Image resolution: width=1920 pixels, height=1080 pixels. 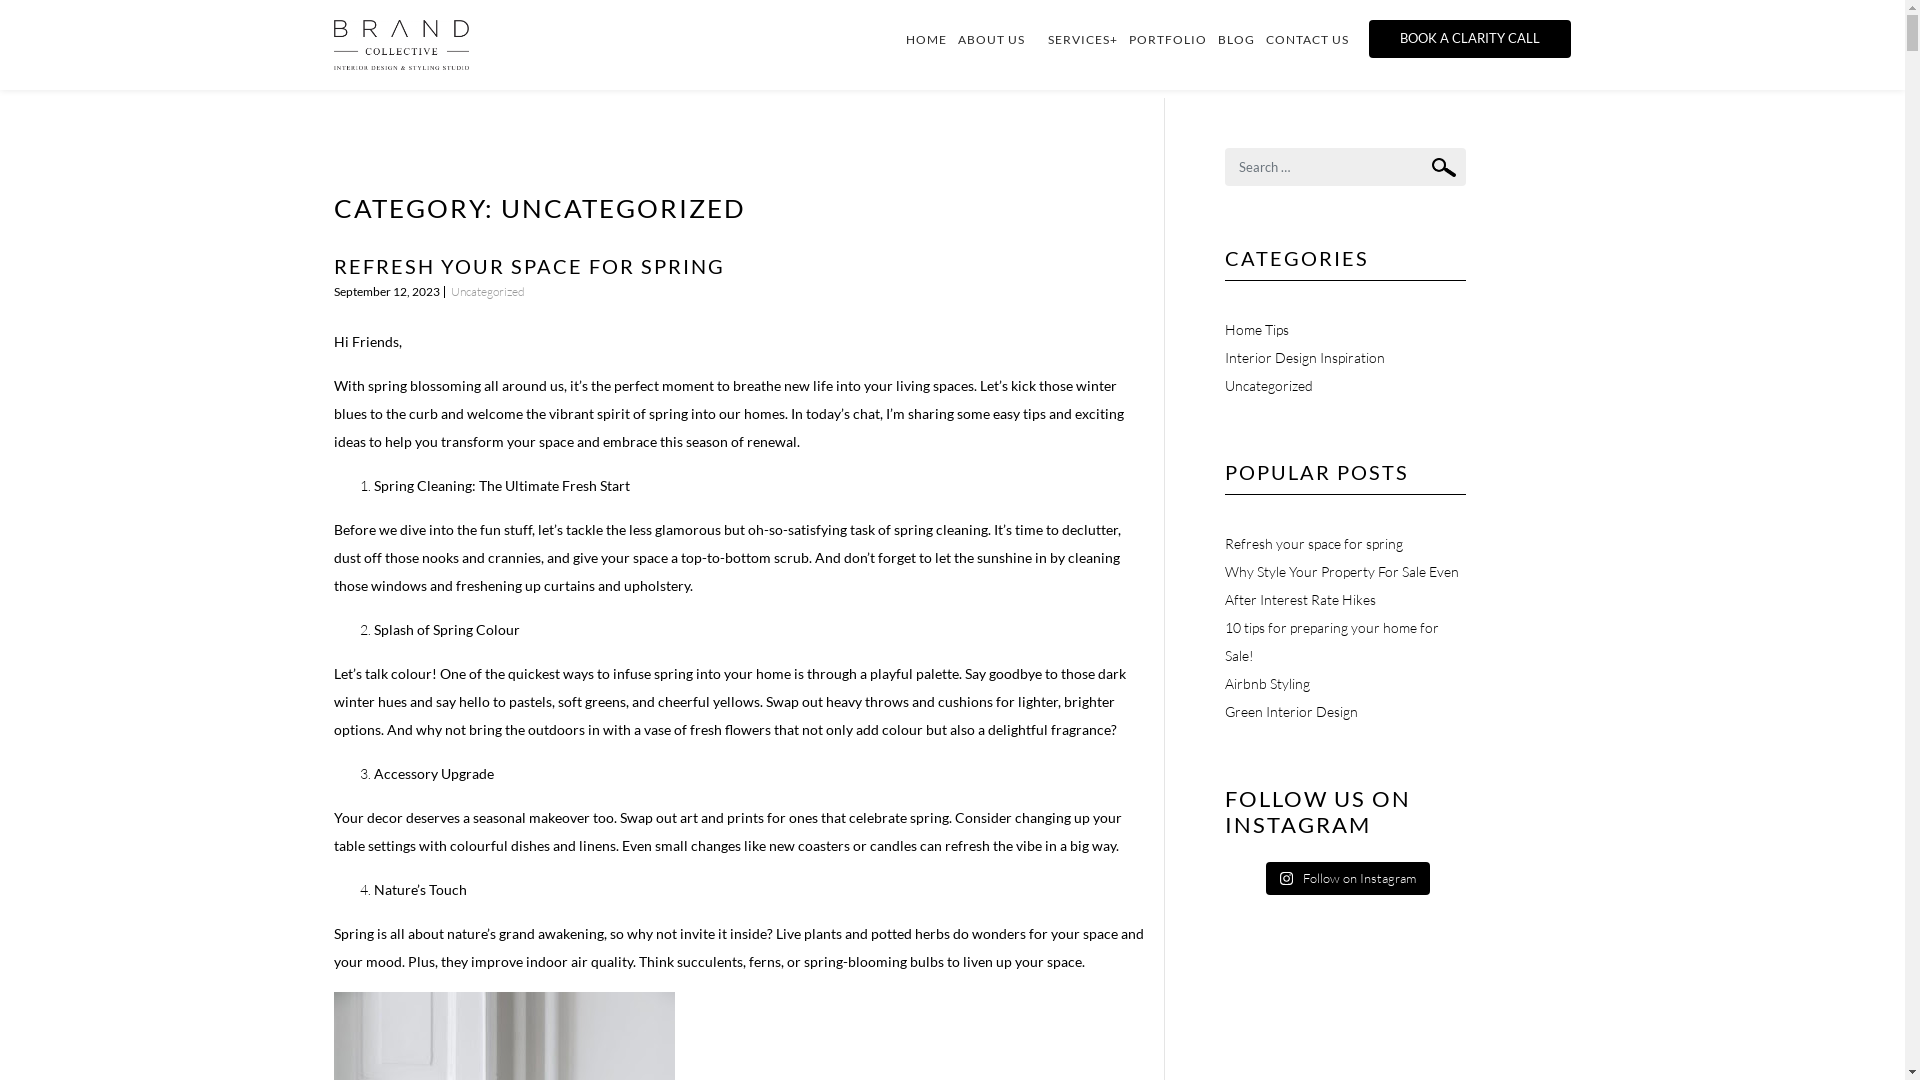 What do you see at coordinates (1444, 167) in the screenshot?
I see `'Search'` at bounding box center [1444, 167].